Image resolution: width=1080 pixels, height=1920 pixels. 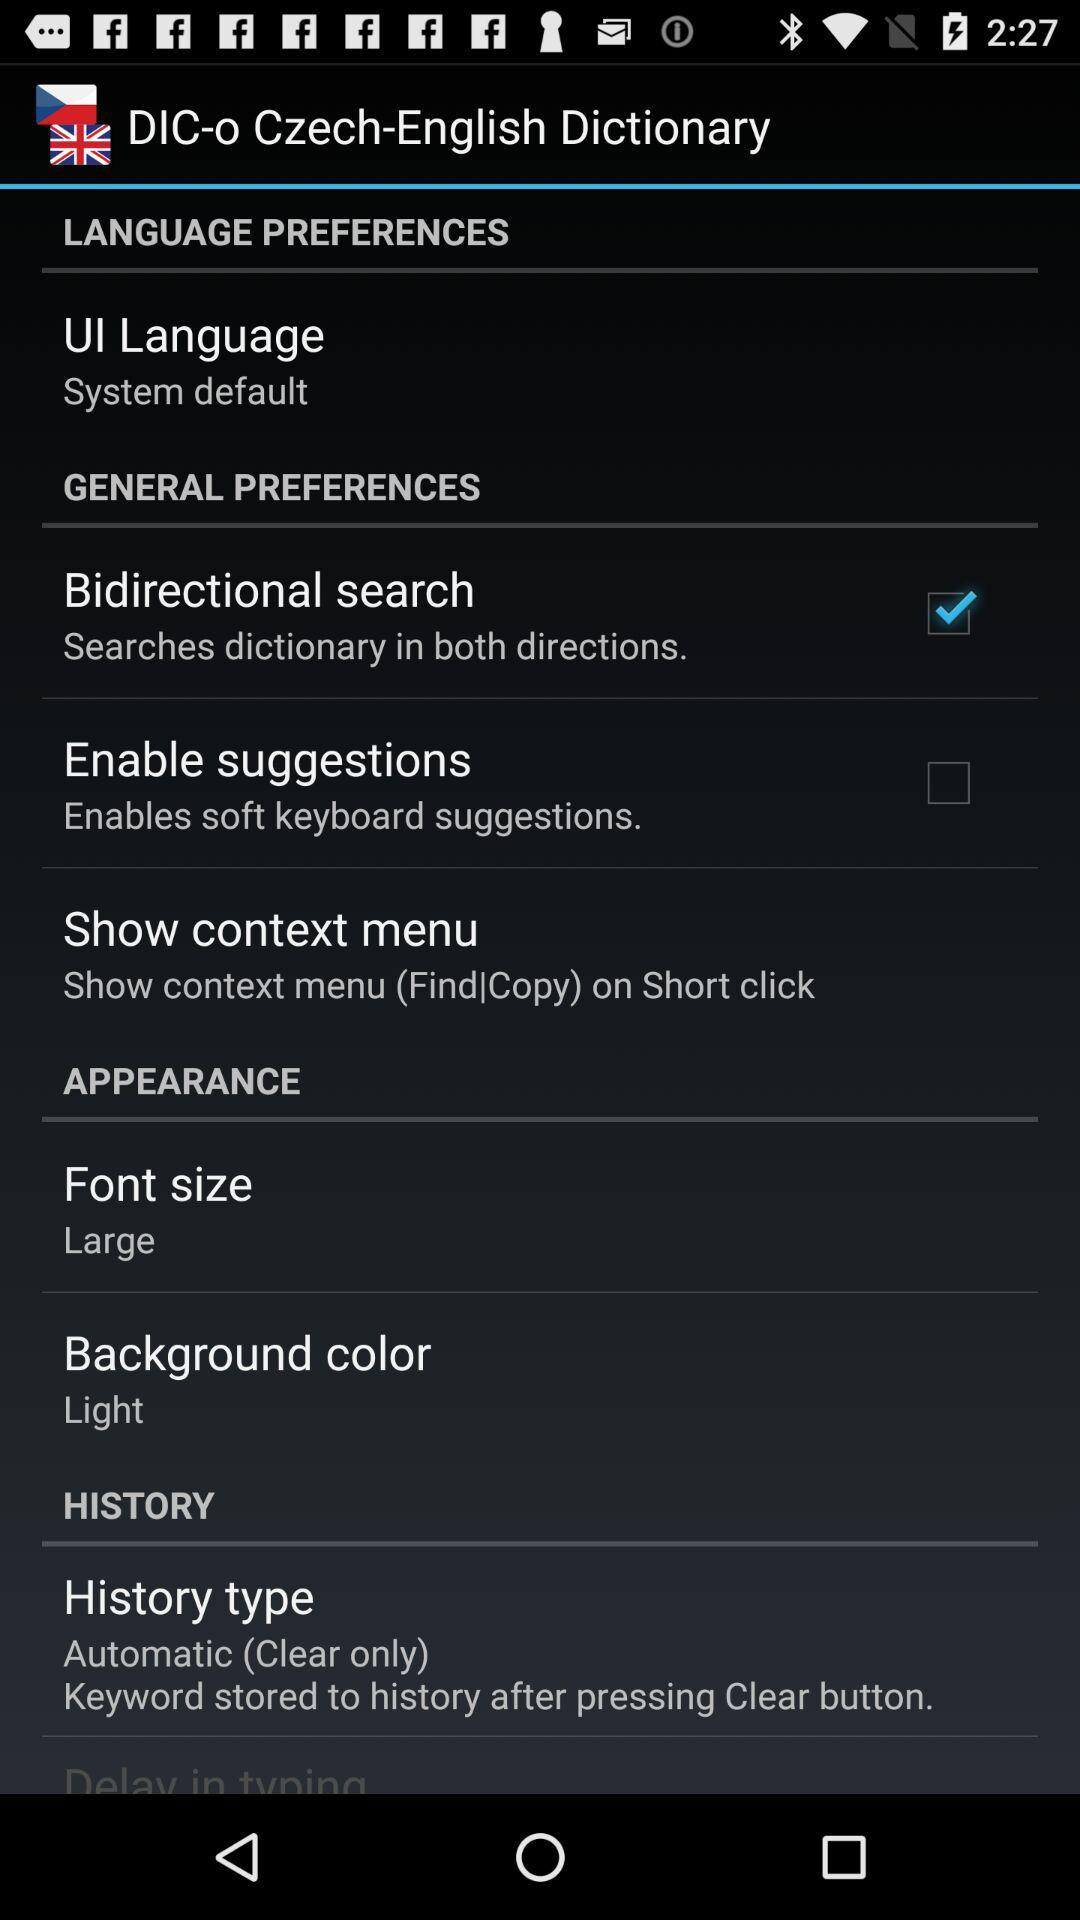 I want to click on the icon below the font size, so click(x=109, y=1237).